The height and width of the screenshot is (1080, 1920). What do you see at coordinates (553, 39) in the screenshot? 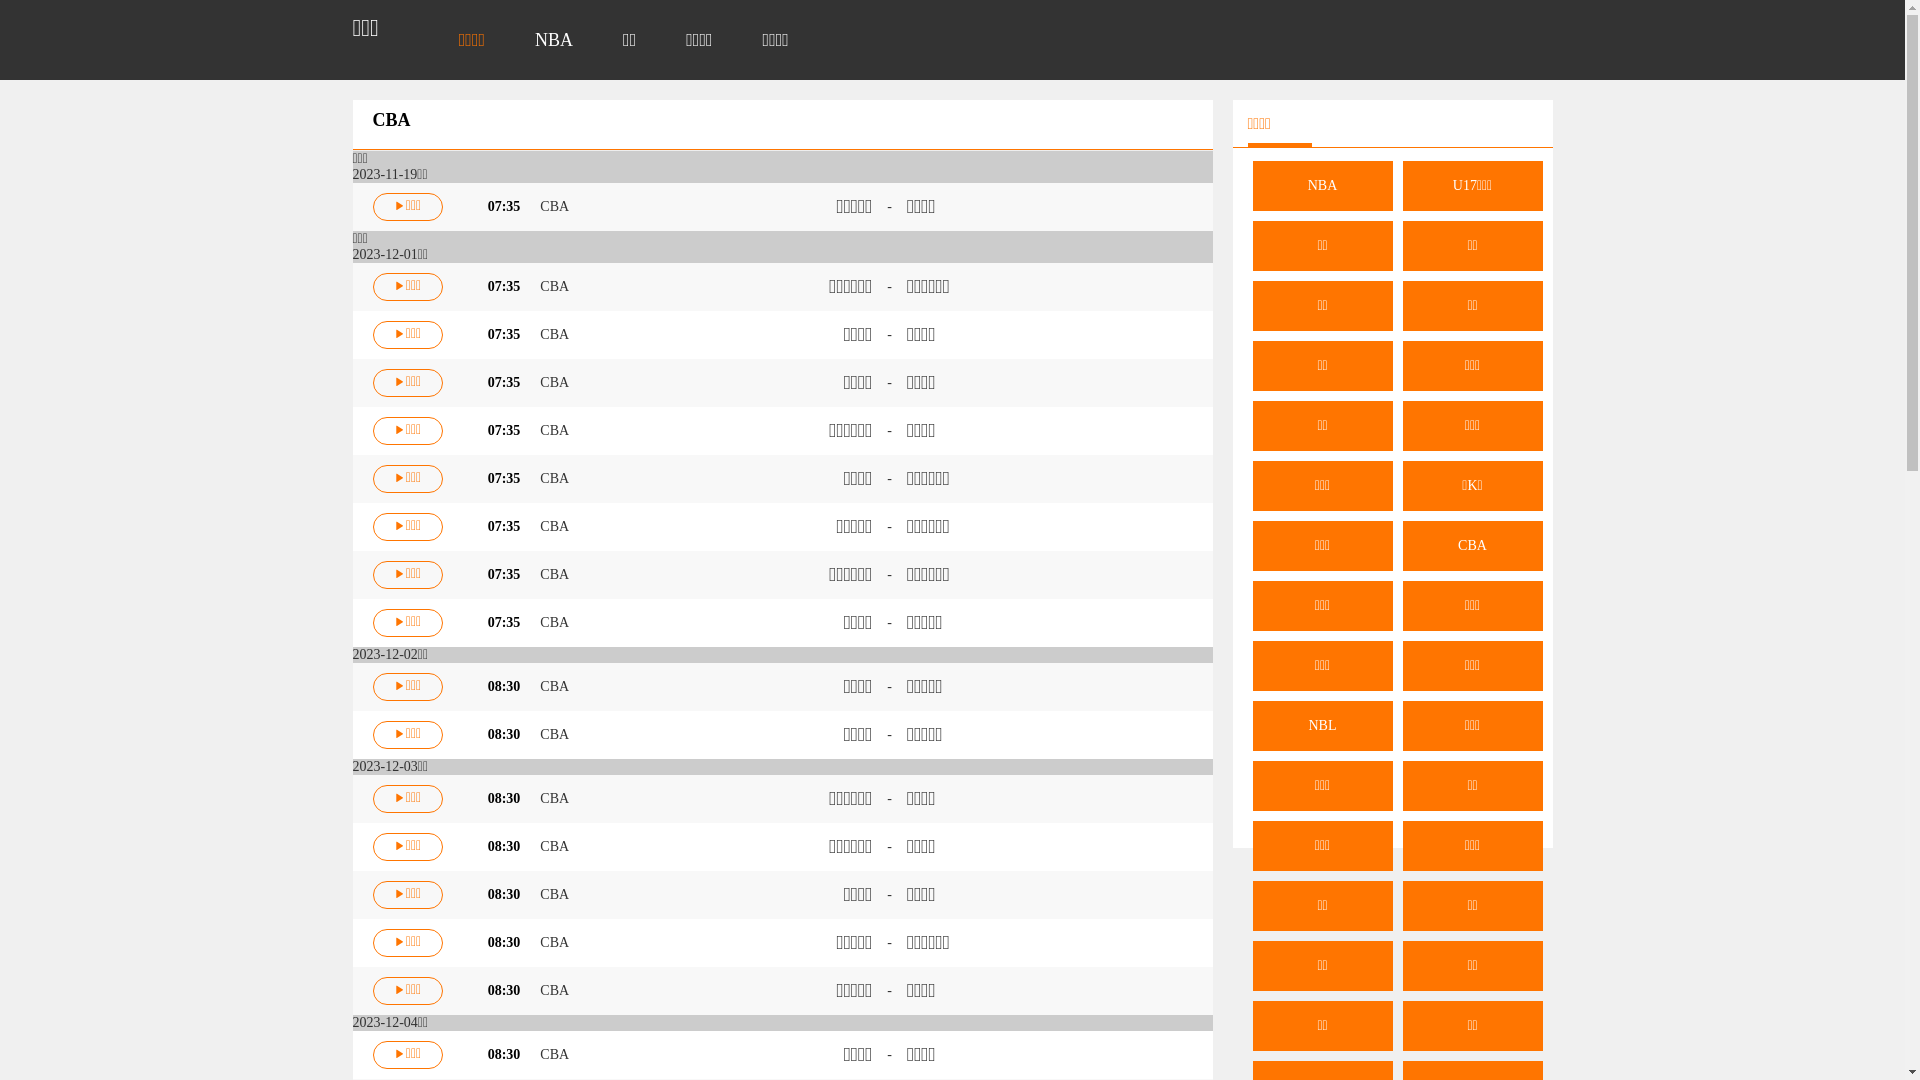
I see `'NBA'` at bounding box center [553, 39].